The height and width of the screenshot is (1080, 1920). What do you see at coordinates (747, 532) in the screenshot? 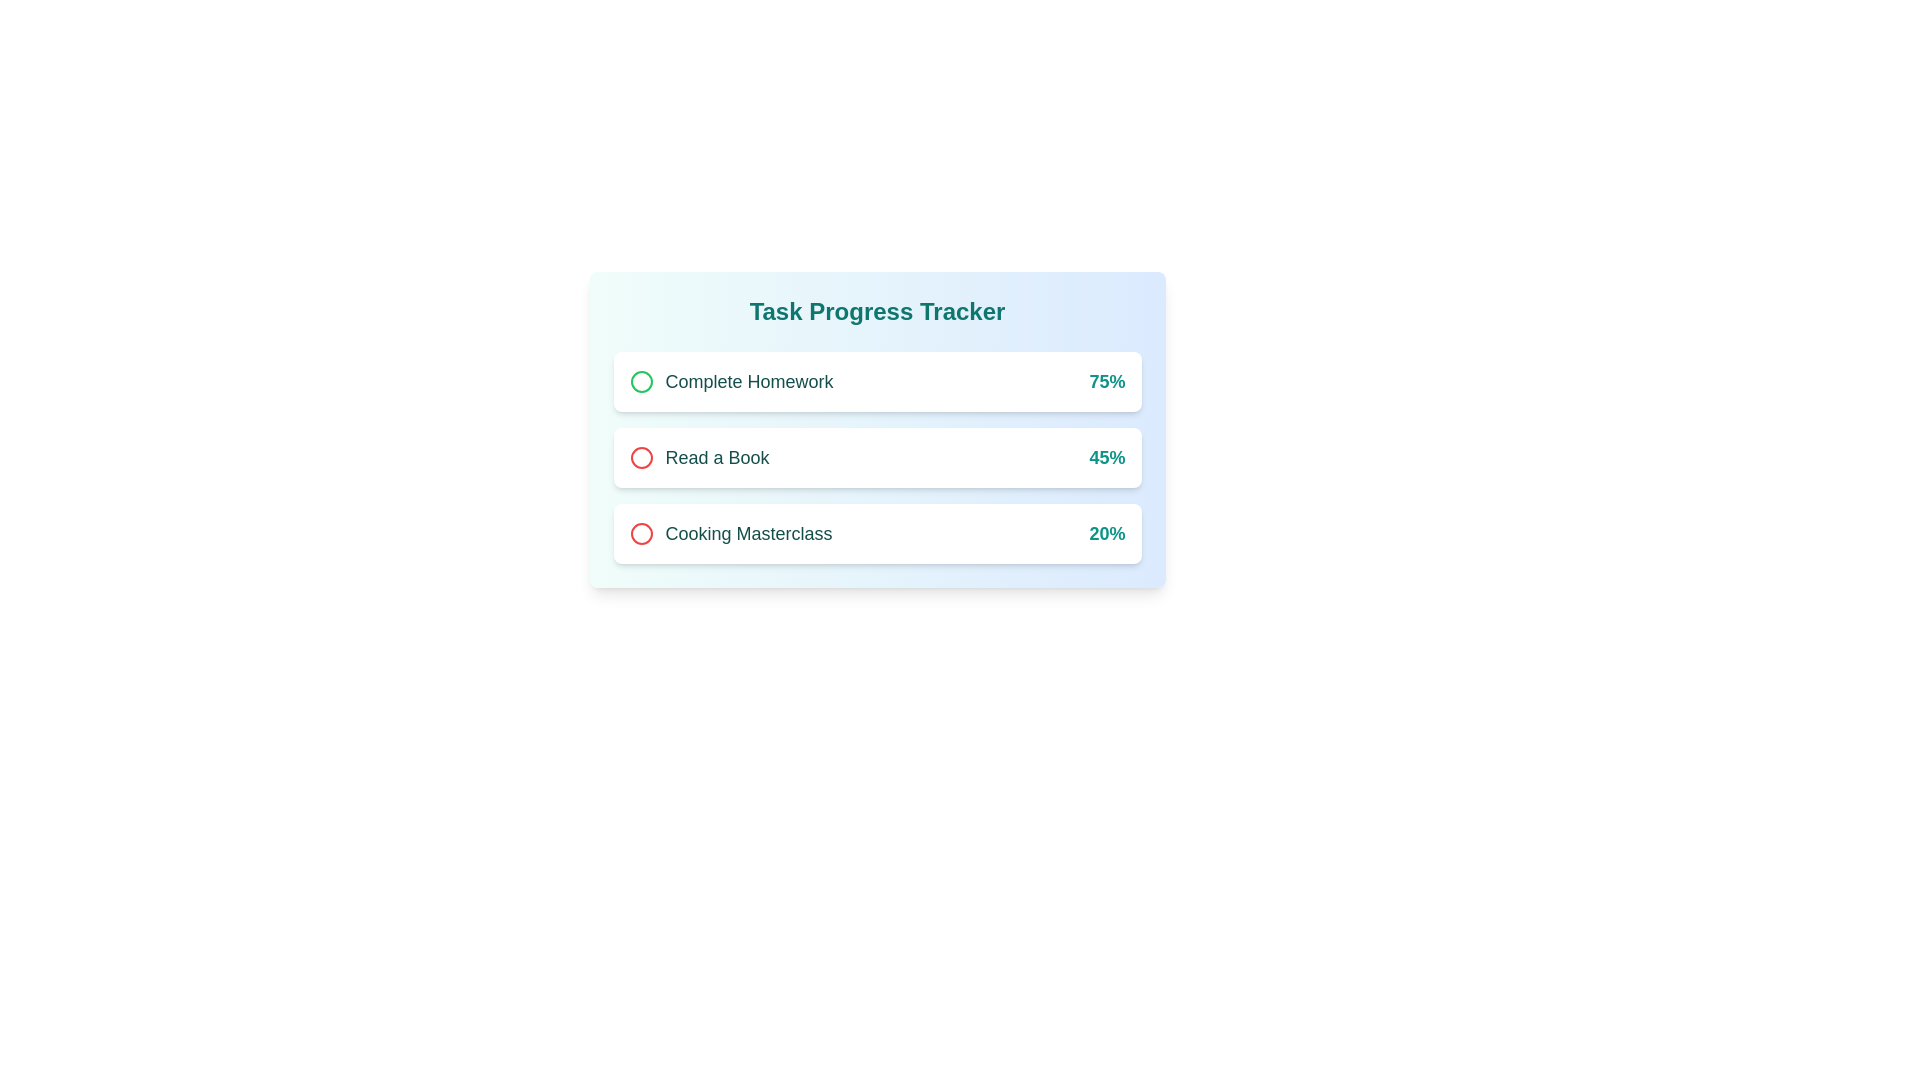
I see `the text label identifying the activity titled 'Cooking Masterclass', located in the bottom section of a vertical stack on the center-right of the interface` at bounding box center [747, 532].